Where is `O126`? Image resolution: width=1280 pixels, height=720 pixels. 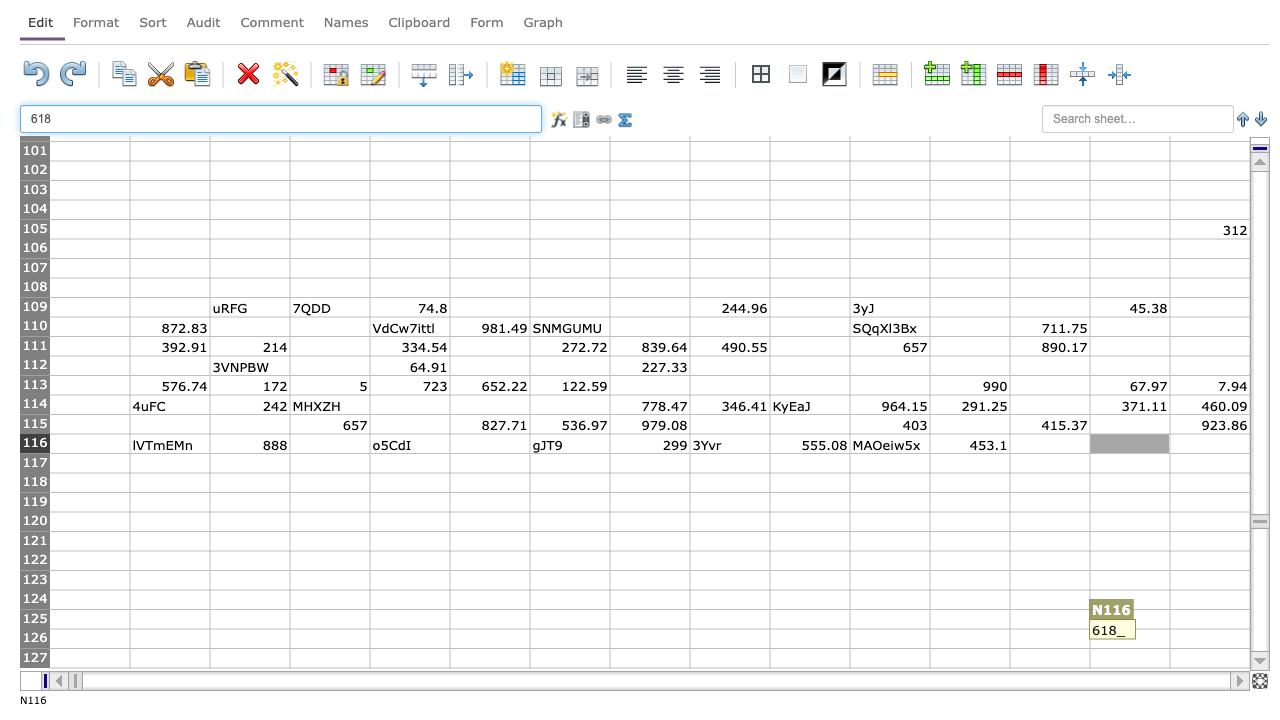 O126 is located at coordinates (1208, 638).